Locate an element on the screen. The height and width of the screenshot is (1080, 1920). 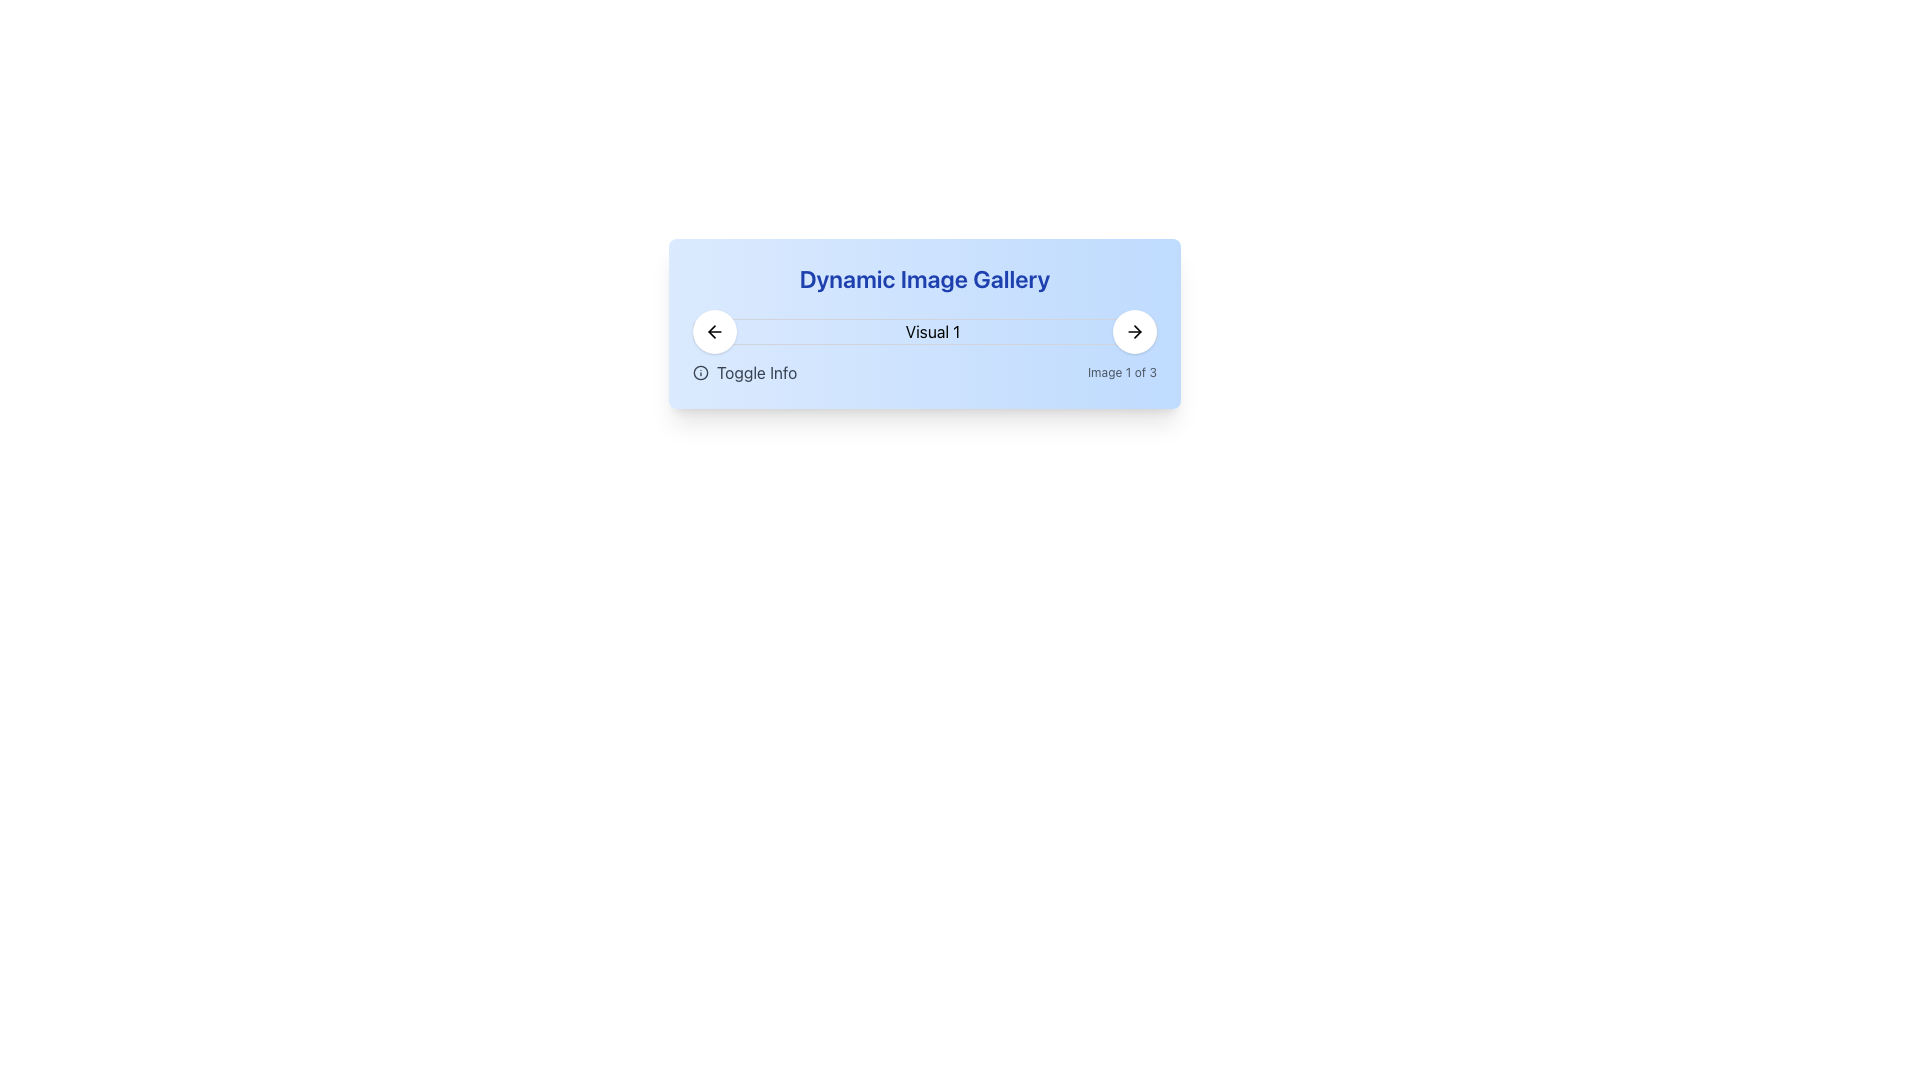
the left navigation control SVG icon within the blue header bar is located at coordinates (712, 330).